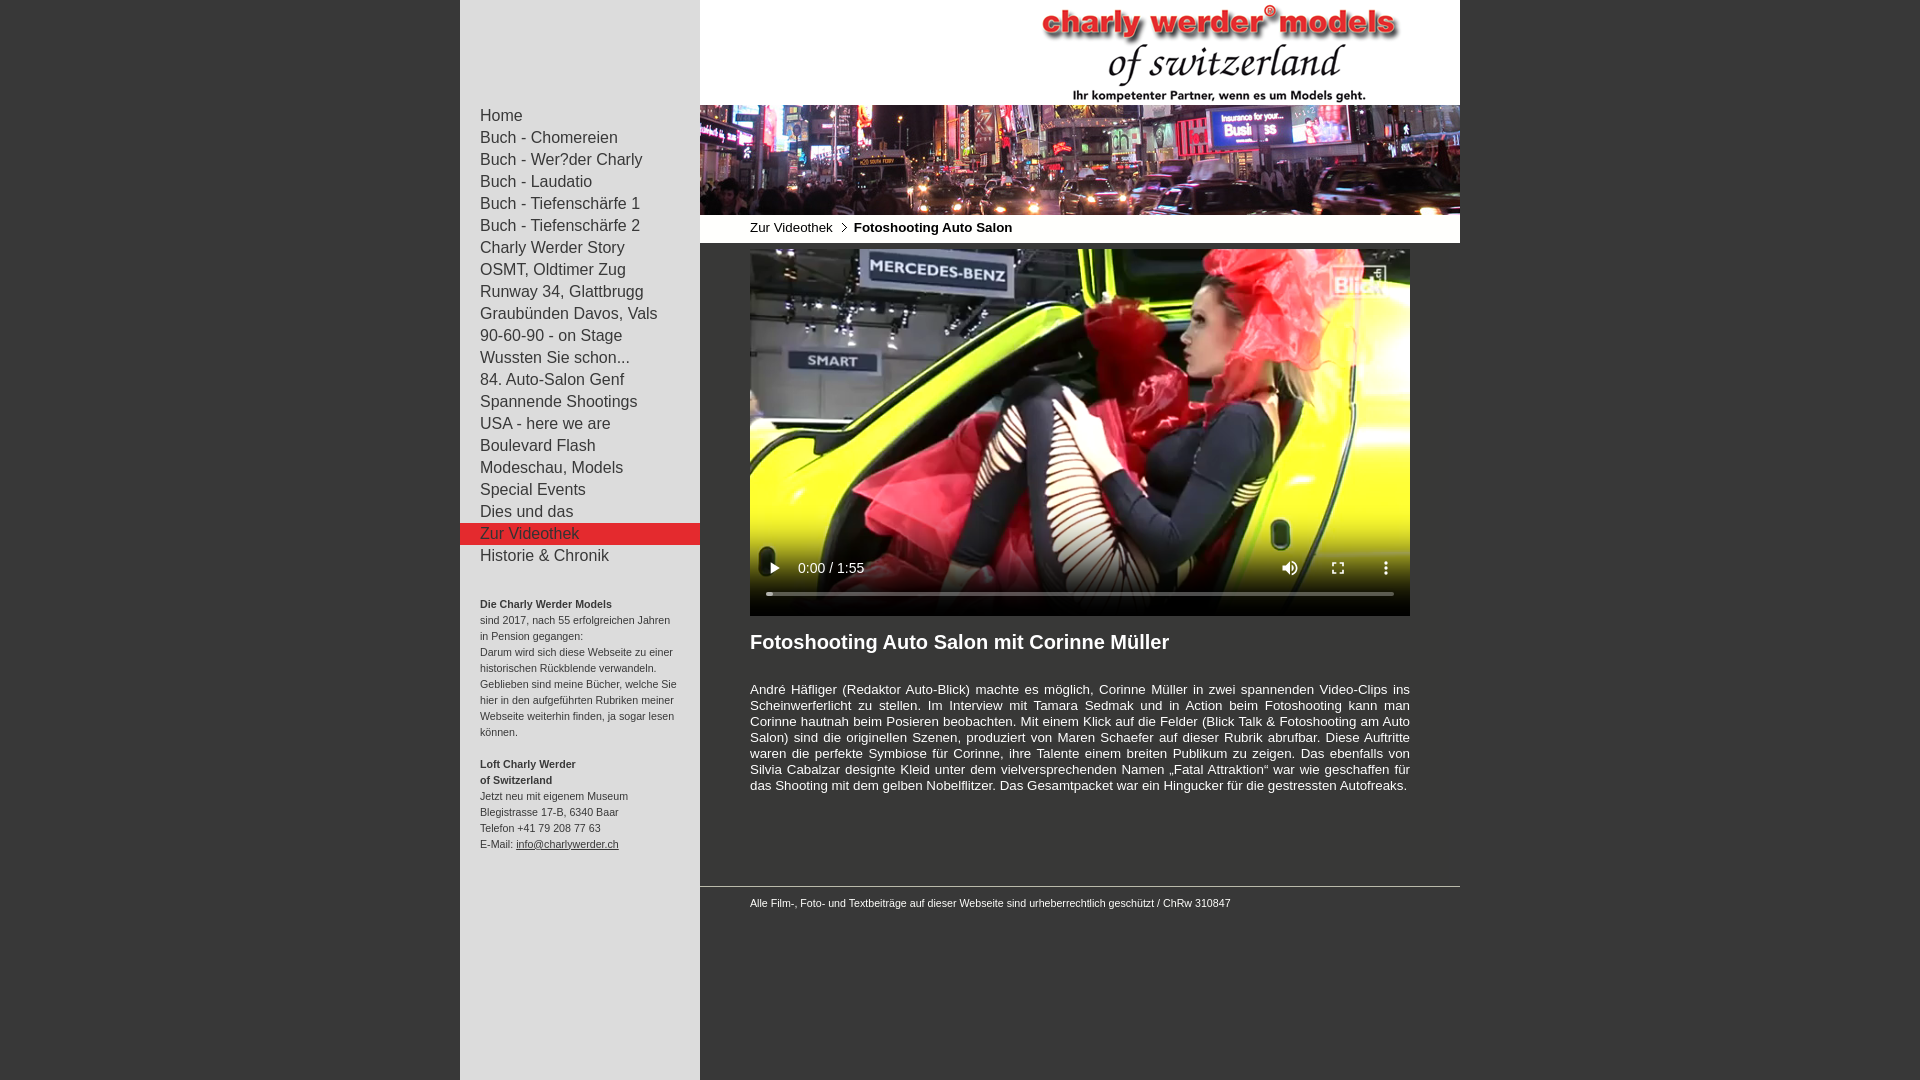 The image size is (1920, 1080). I want to click on 'Spannende Shootings', so click(569, 401).